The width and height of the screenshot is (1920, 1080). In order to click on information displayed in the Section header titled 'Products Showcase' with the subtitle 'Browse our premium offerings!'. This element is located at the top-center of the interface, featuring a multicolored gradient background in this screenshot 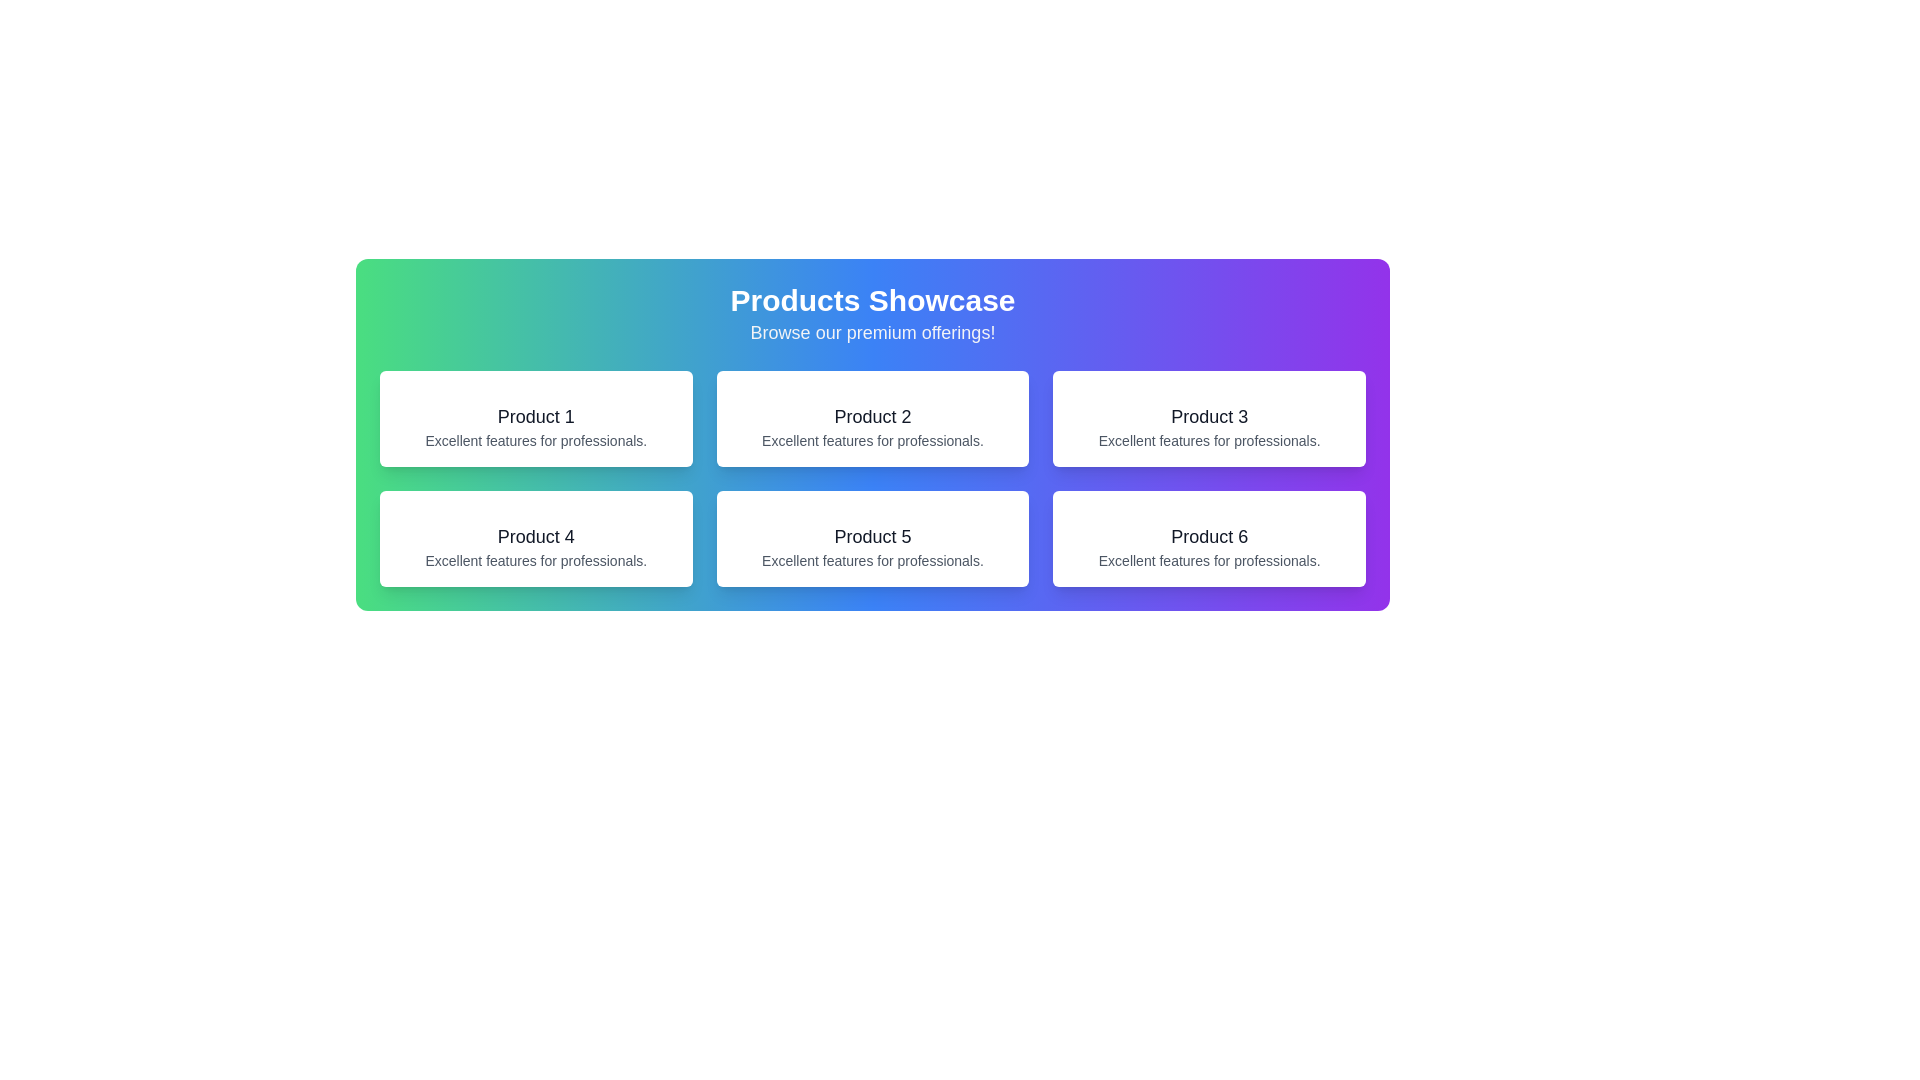, I will do `click(873, 315)`.